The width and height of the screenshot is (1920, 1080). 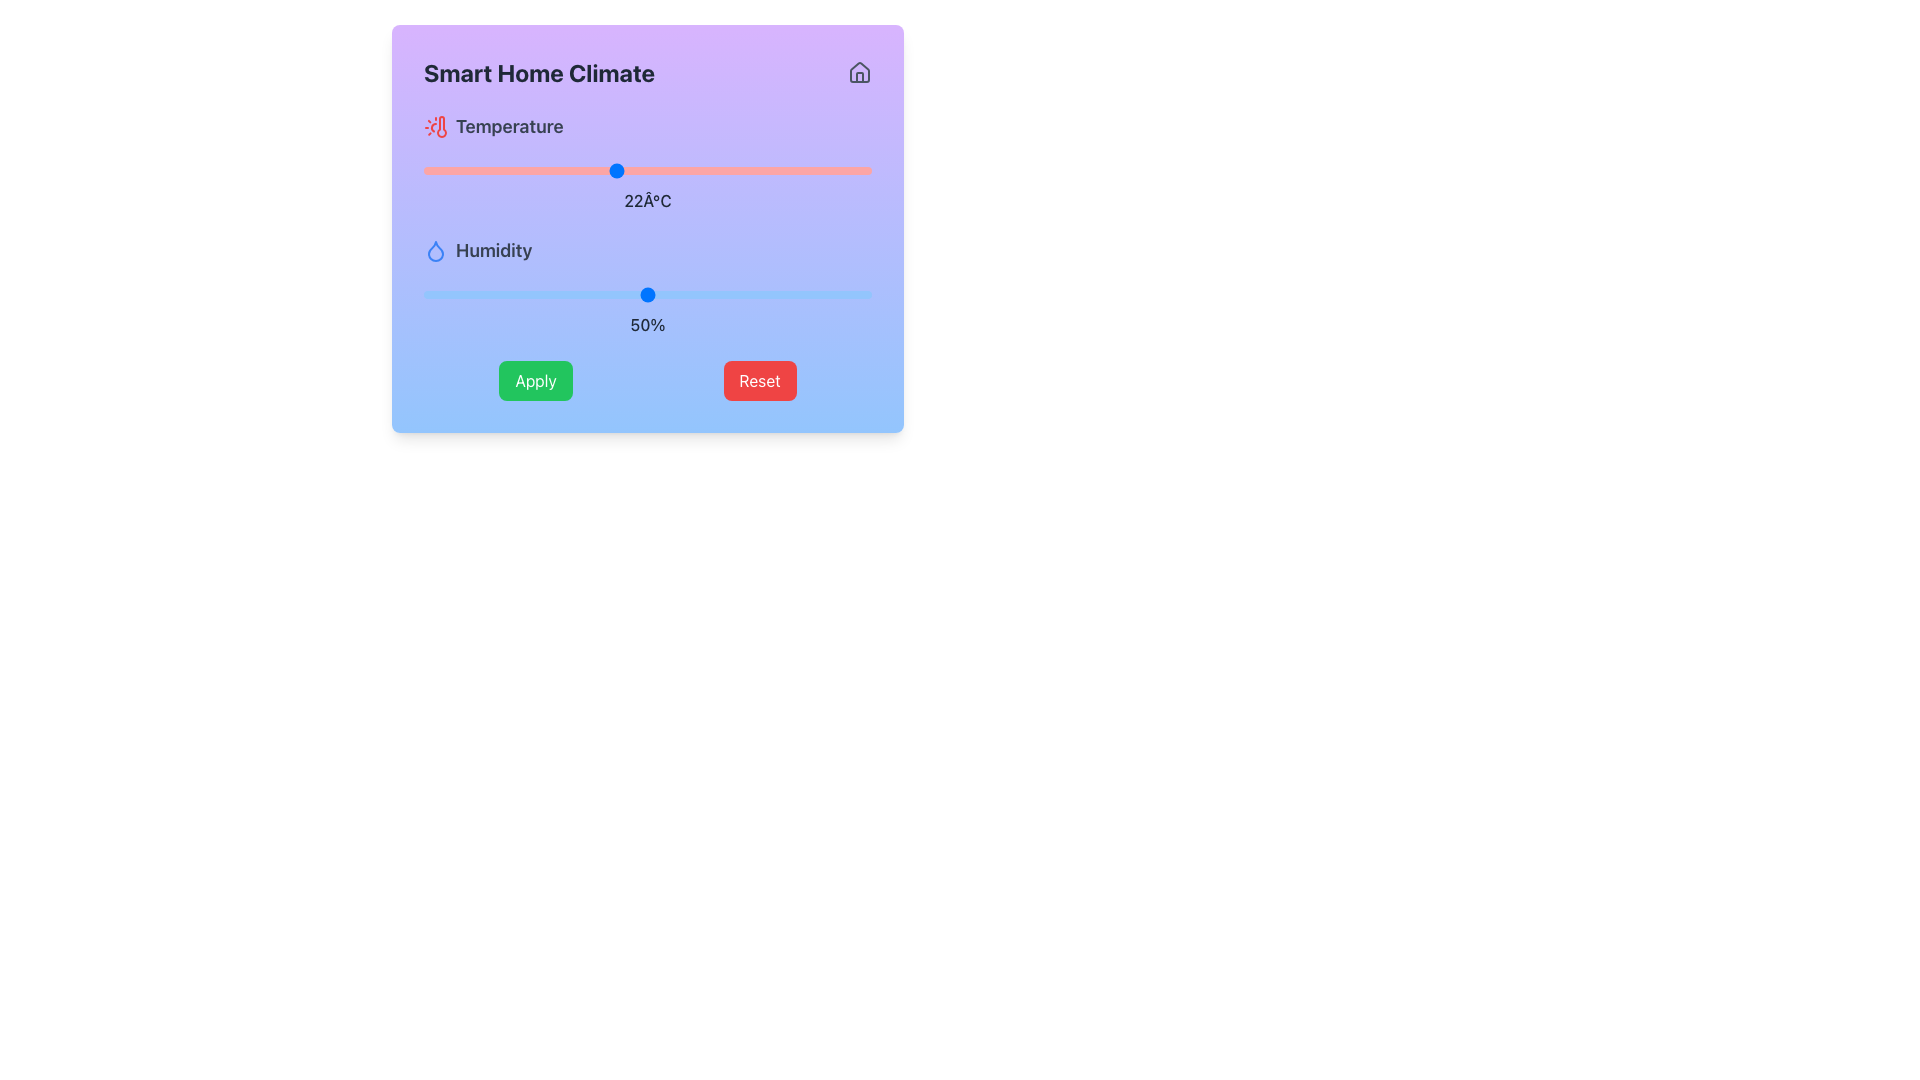 What do you see at coordinates (435, 249) in the screenshot?
I see `the humidity icon located to the left of the 'Humidity' text label in the middle section of the rectangular card layout` at bounding box center [435, 249].